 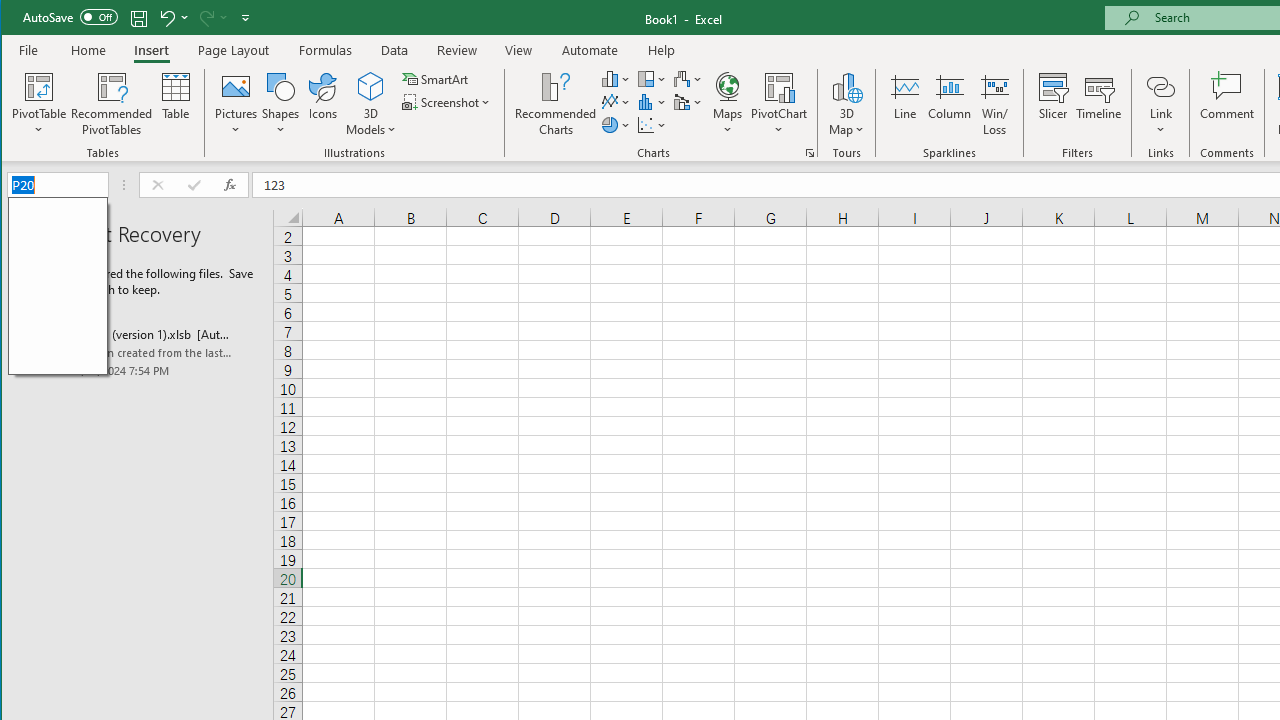 What do you see at coordinates (236, 104) in the screenshot?
I see `'Pictures'` at bounding box center [236, 104].